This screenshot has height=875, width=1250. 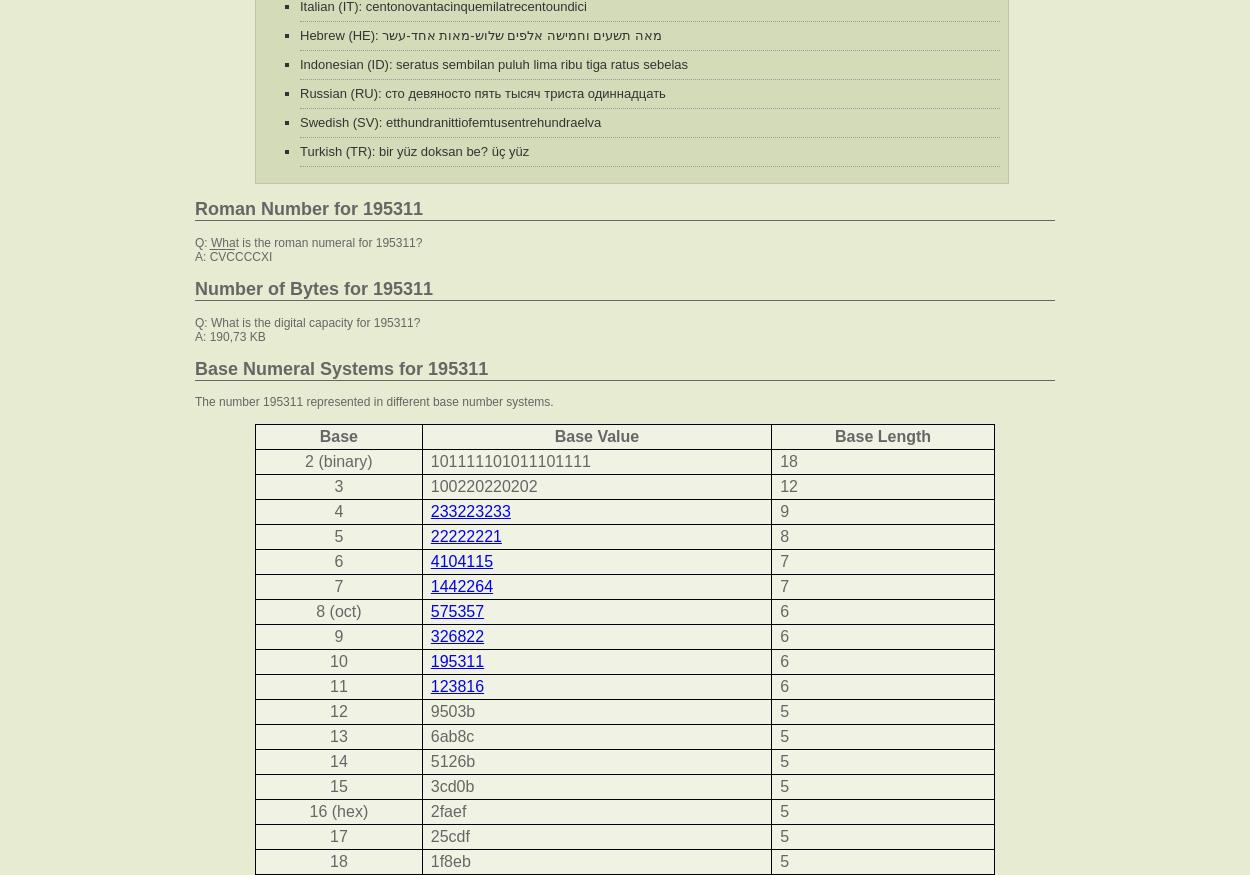 What do you see at coordinates (451, 711) in the screenshot?
I see `'9503b'` at bounding box center [451, 711].